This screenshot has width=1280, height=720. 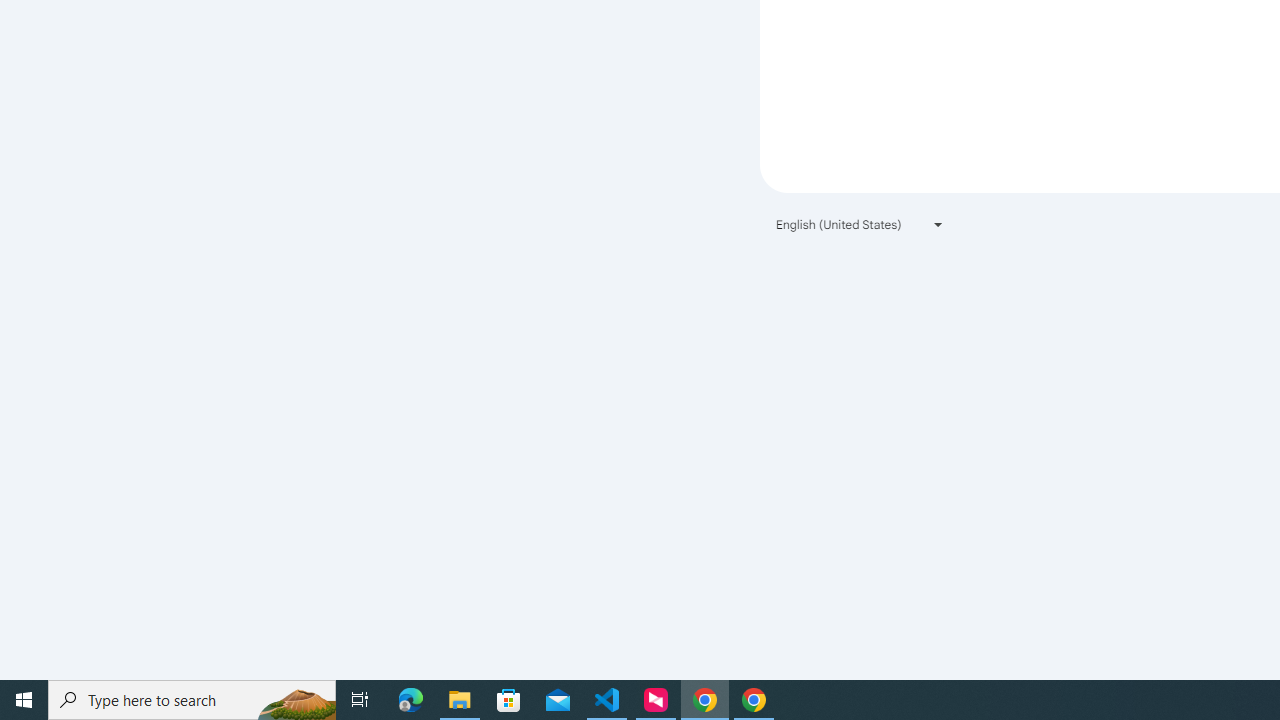 I want to click on 'English (United States)', so click(x=860, y=224).